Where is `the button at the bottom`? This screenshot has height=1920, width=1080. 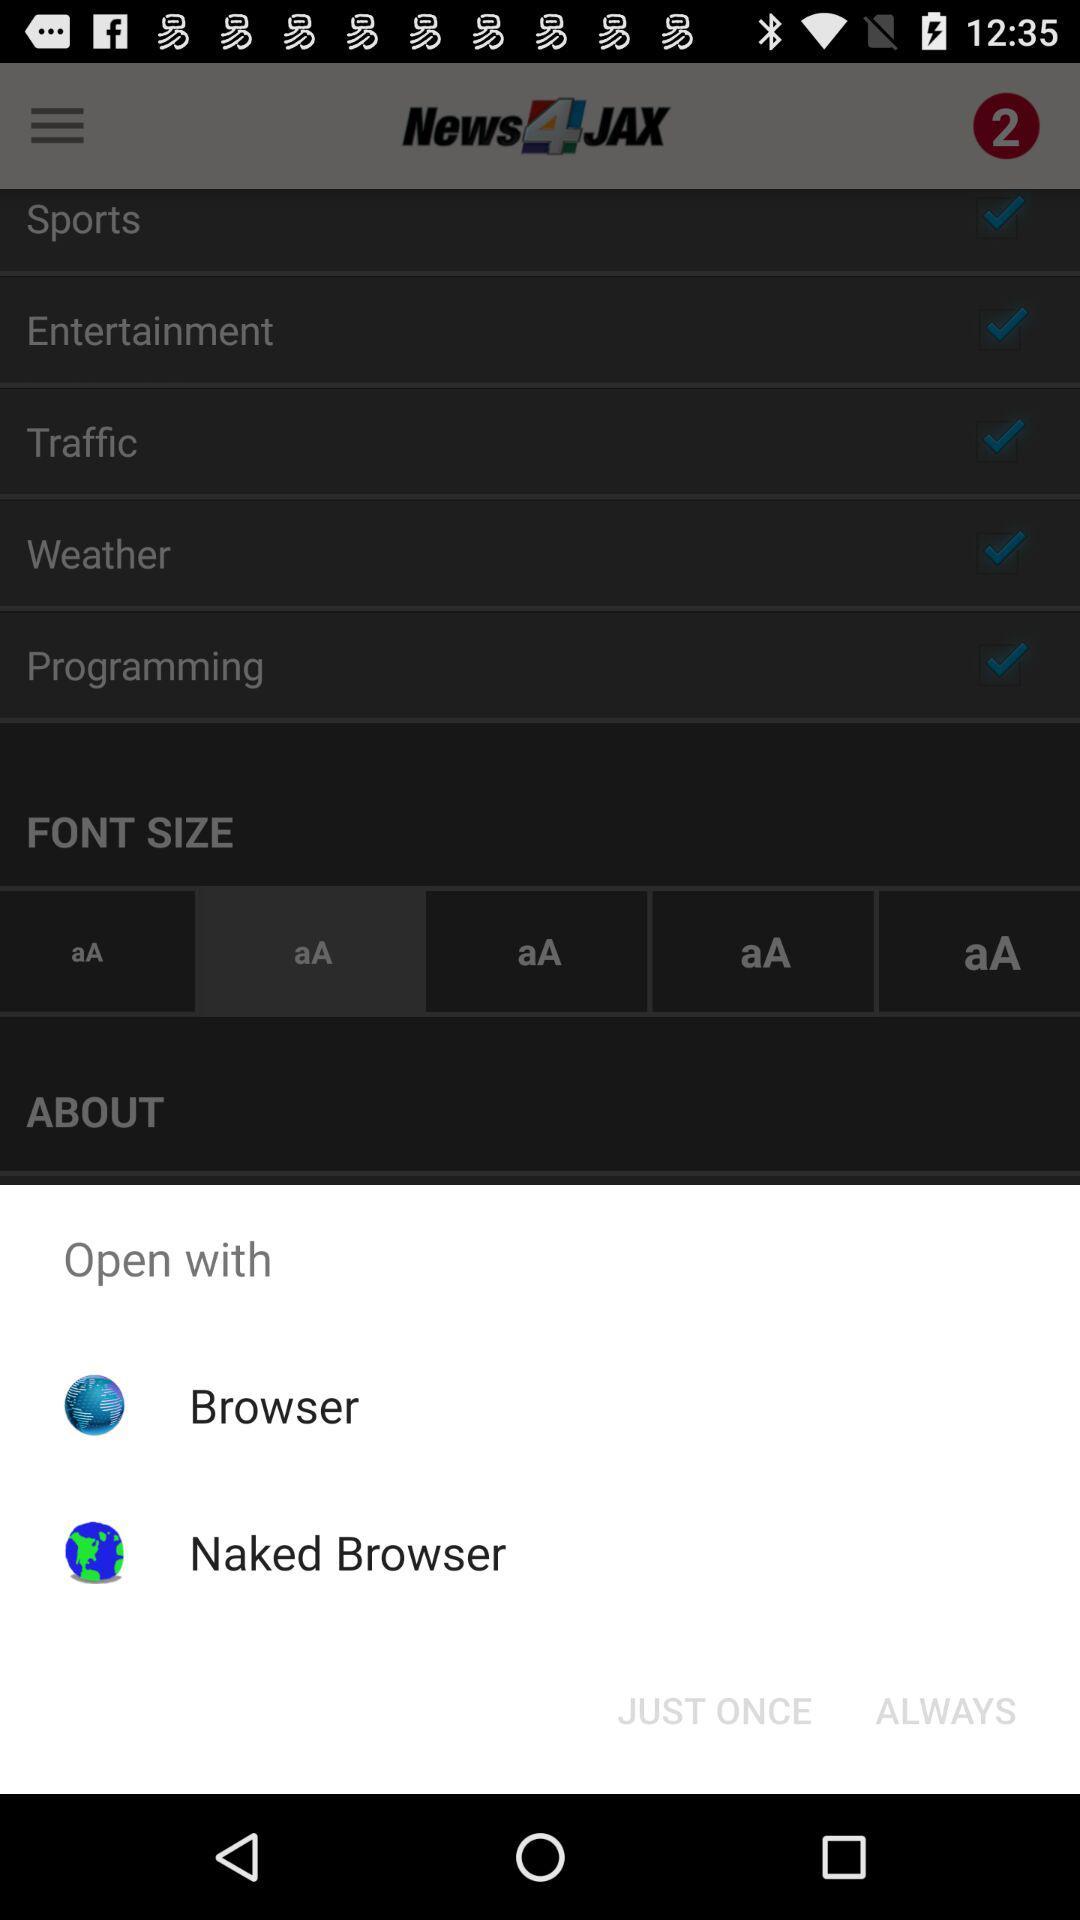 the button at the bottom is located at coordinates (713, 1708).